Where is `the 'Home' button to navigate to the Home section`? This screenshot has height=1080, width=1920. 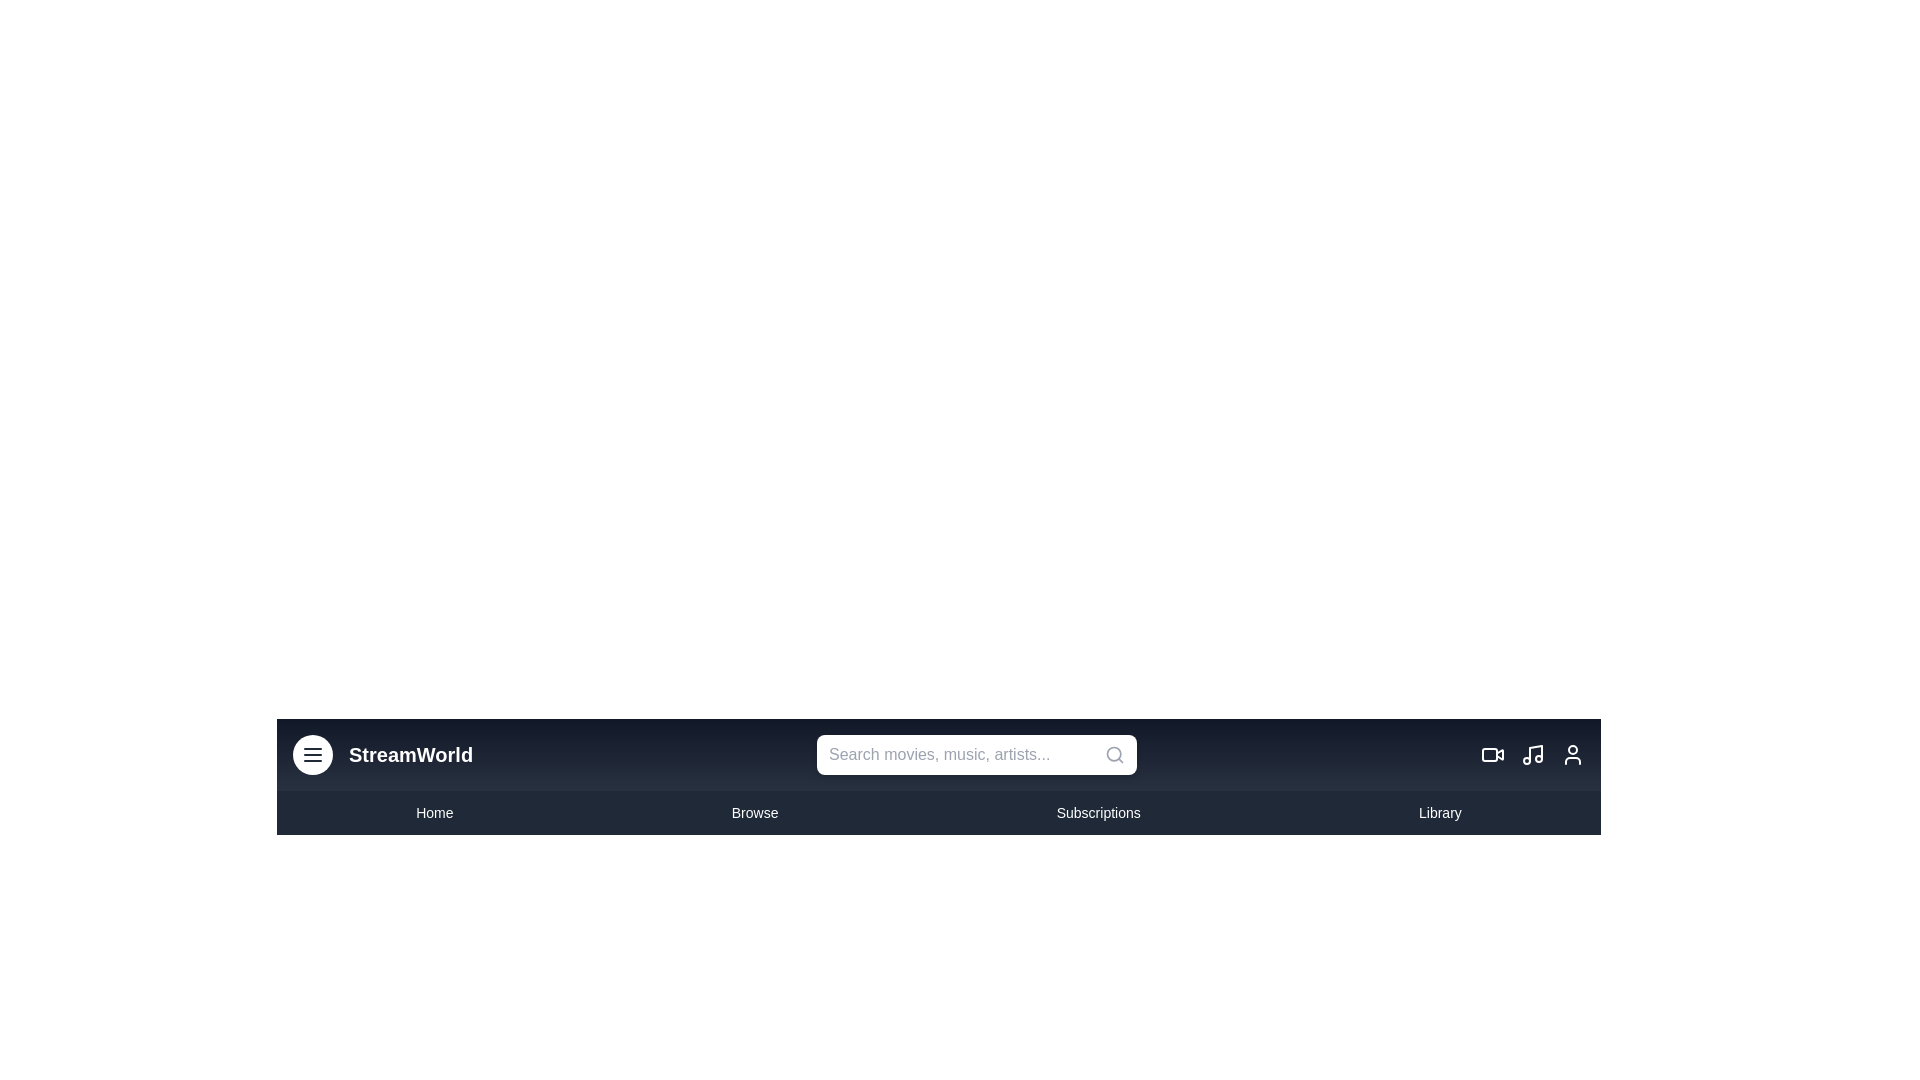 the 'Home' button to navigate to the Home section is located at coordinates (433, 813).